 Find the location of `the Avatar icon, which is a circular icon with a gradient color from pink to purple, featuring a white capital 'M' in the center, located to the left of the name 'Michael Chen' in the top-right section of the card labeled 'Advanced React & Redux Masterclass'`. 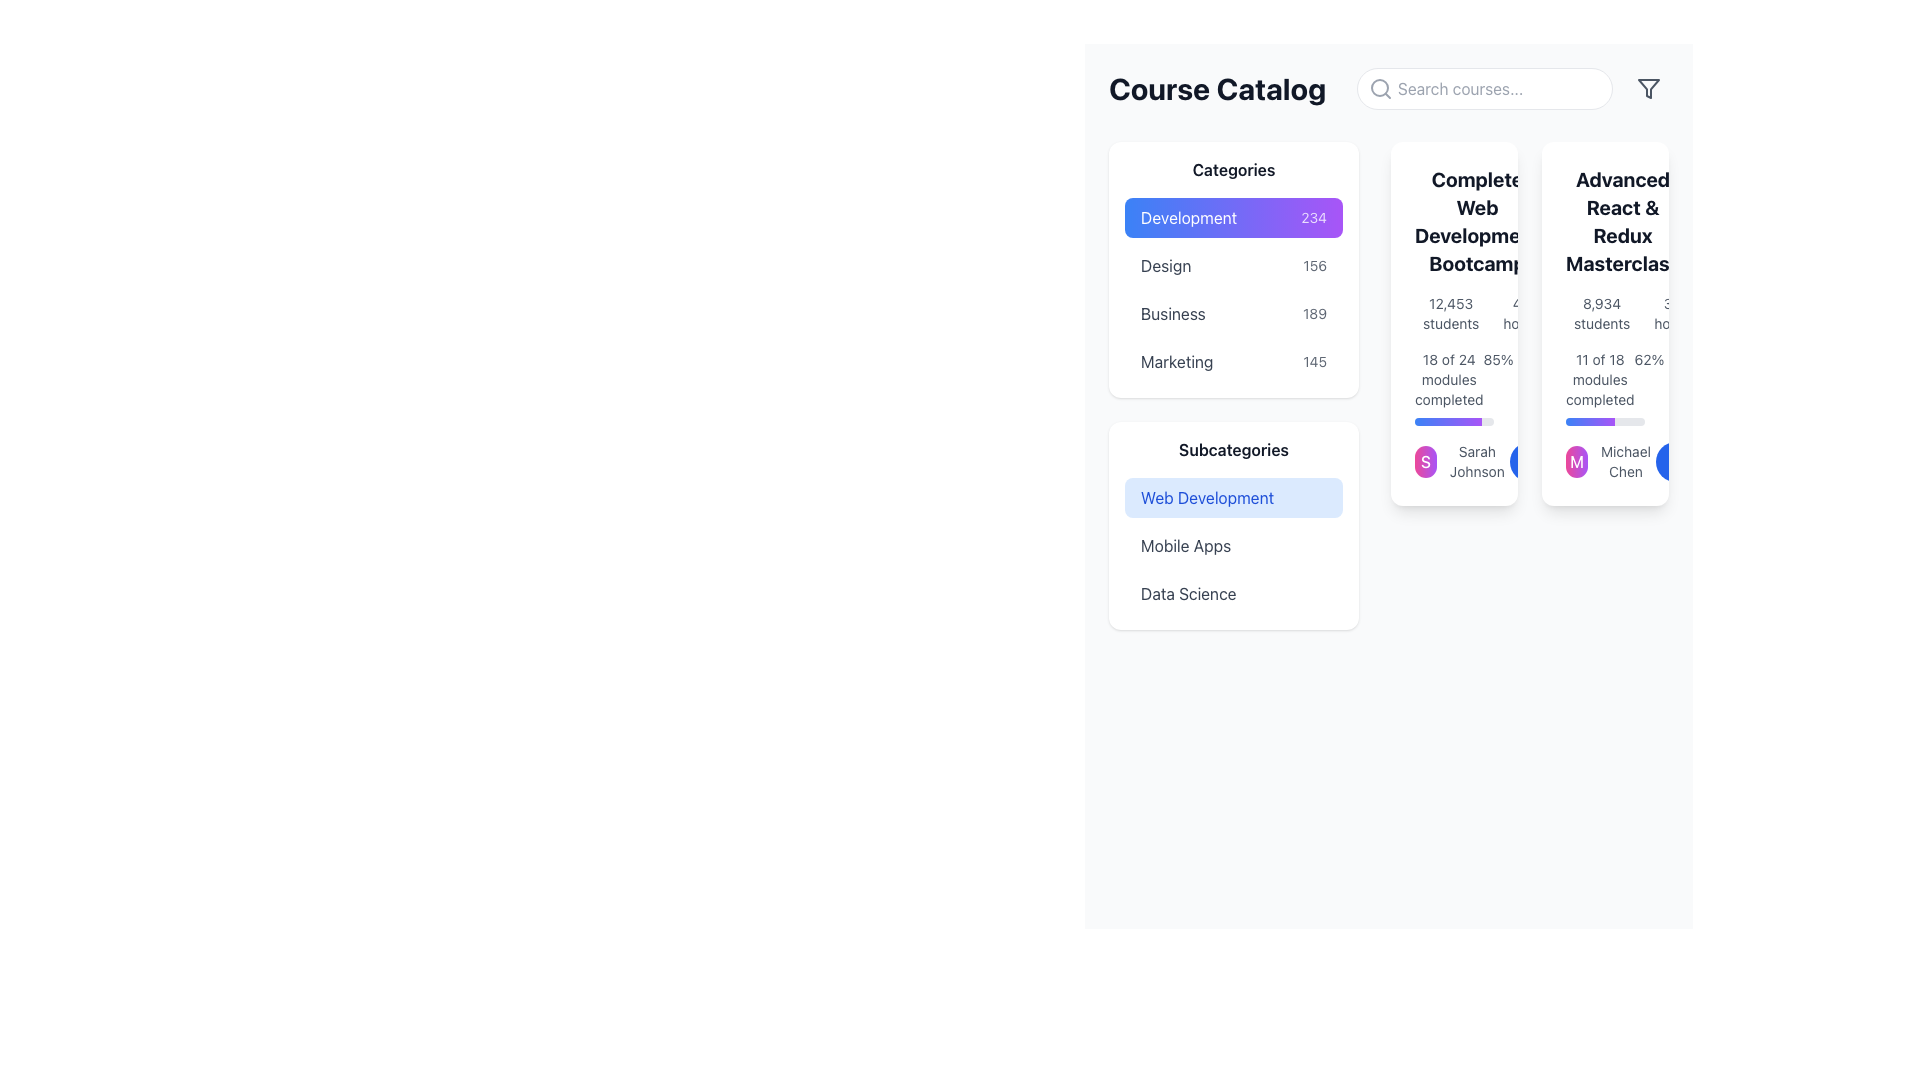

the Avatar icon, which is a circular icon with a gradient color from pink to purple, featuring a white capital 'M' in the center, located to the left of the name 'Michael Chen' in the top-right section of the card labeled 'Advanced React & Redux Masterclass' is located at coordinates (1575, 462).